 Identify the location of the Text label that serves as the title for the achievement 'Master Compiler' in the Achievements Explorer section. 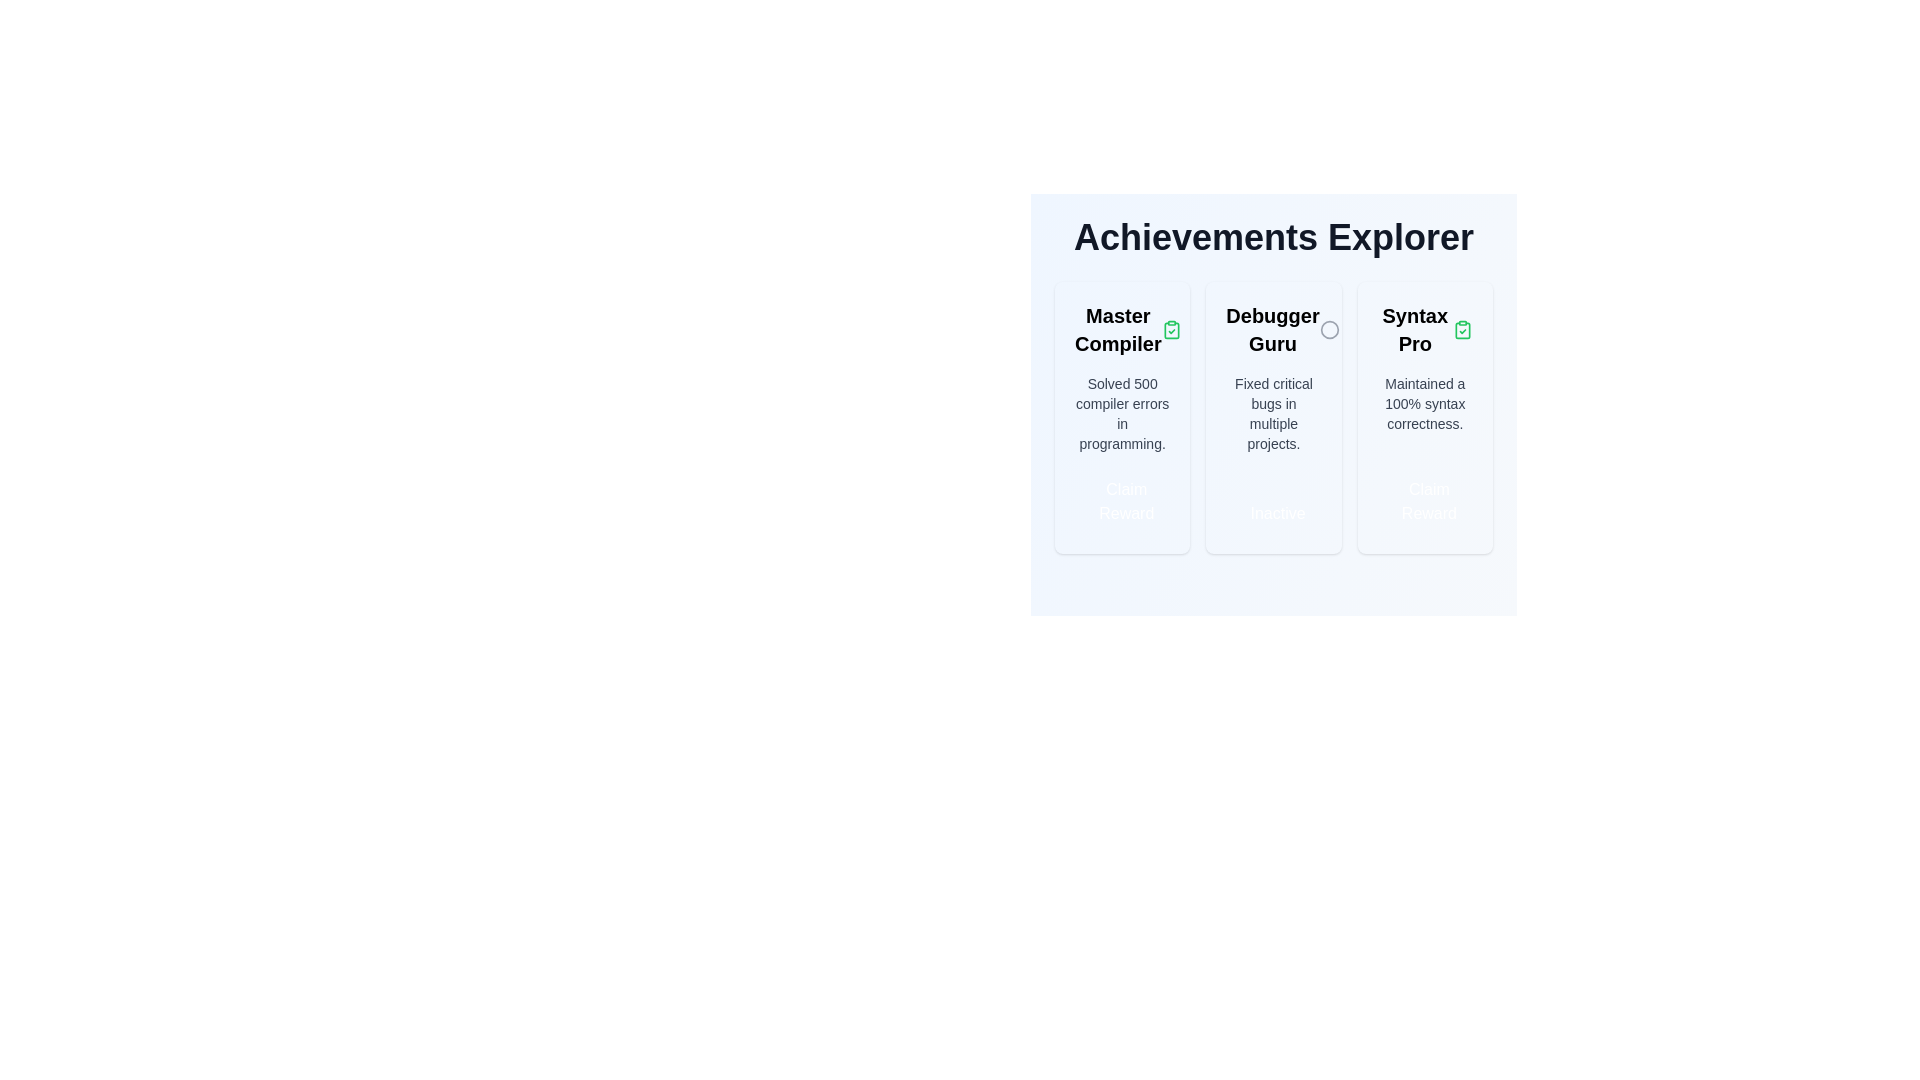
(1117, 329).